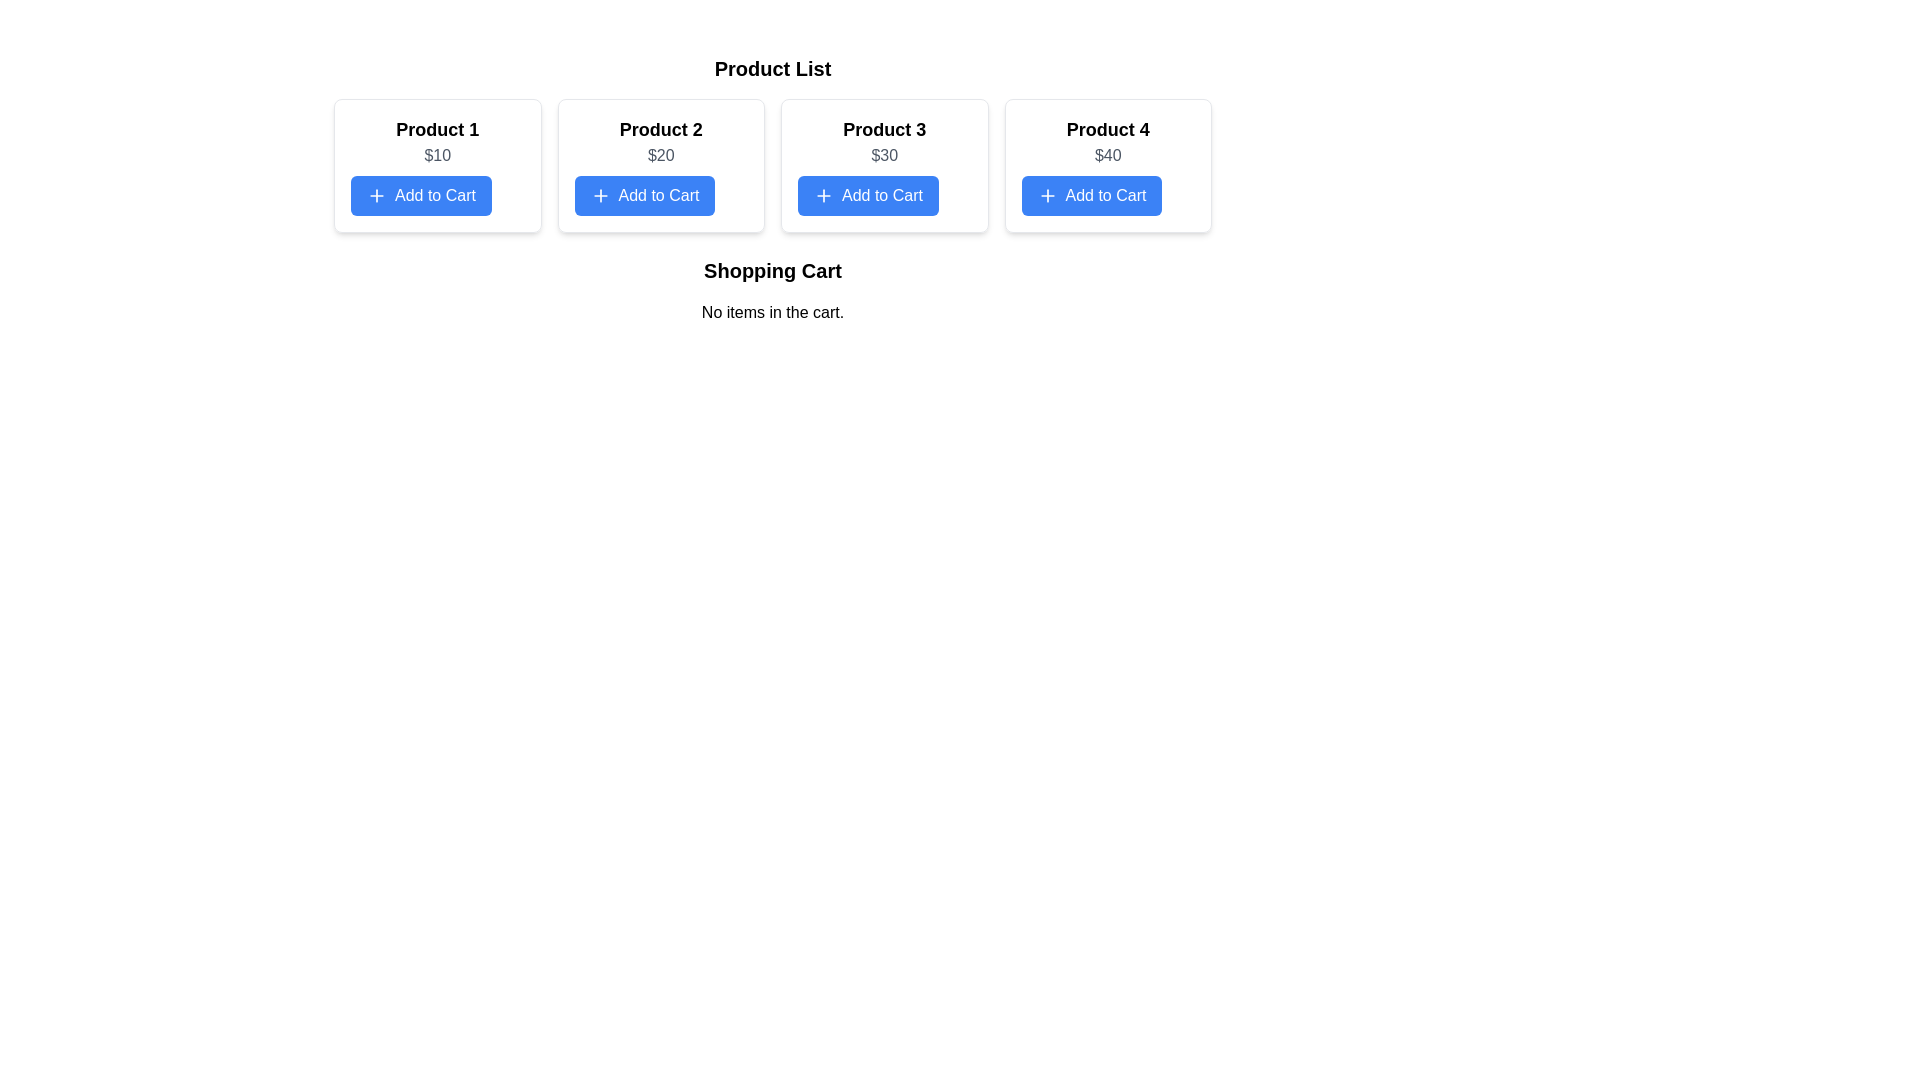  I want to click on the text label identifying 'Product 3', which serves as the title for the third product in the 'Product List' section, so click(883, 130).